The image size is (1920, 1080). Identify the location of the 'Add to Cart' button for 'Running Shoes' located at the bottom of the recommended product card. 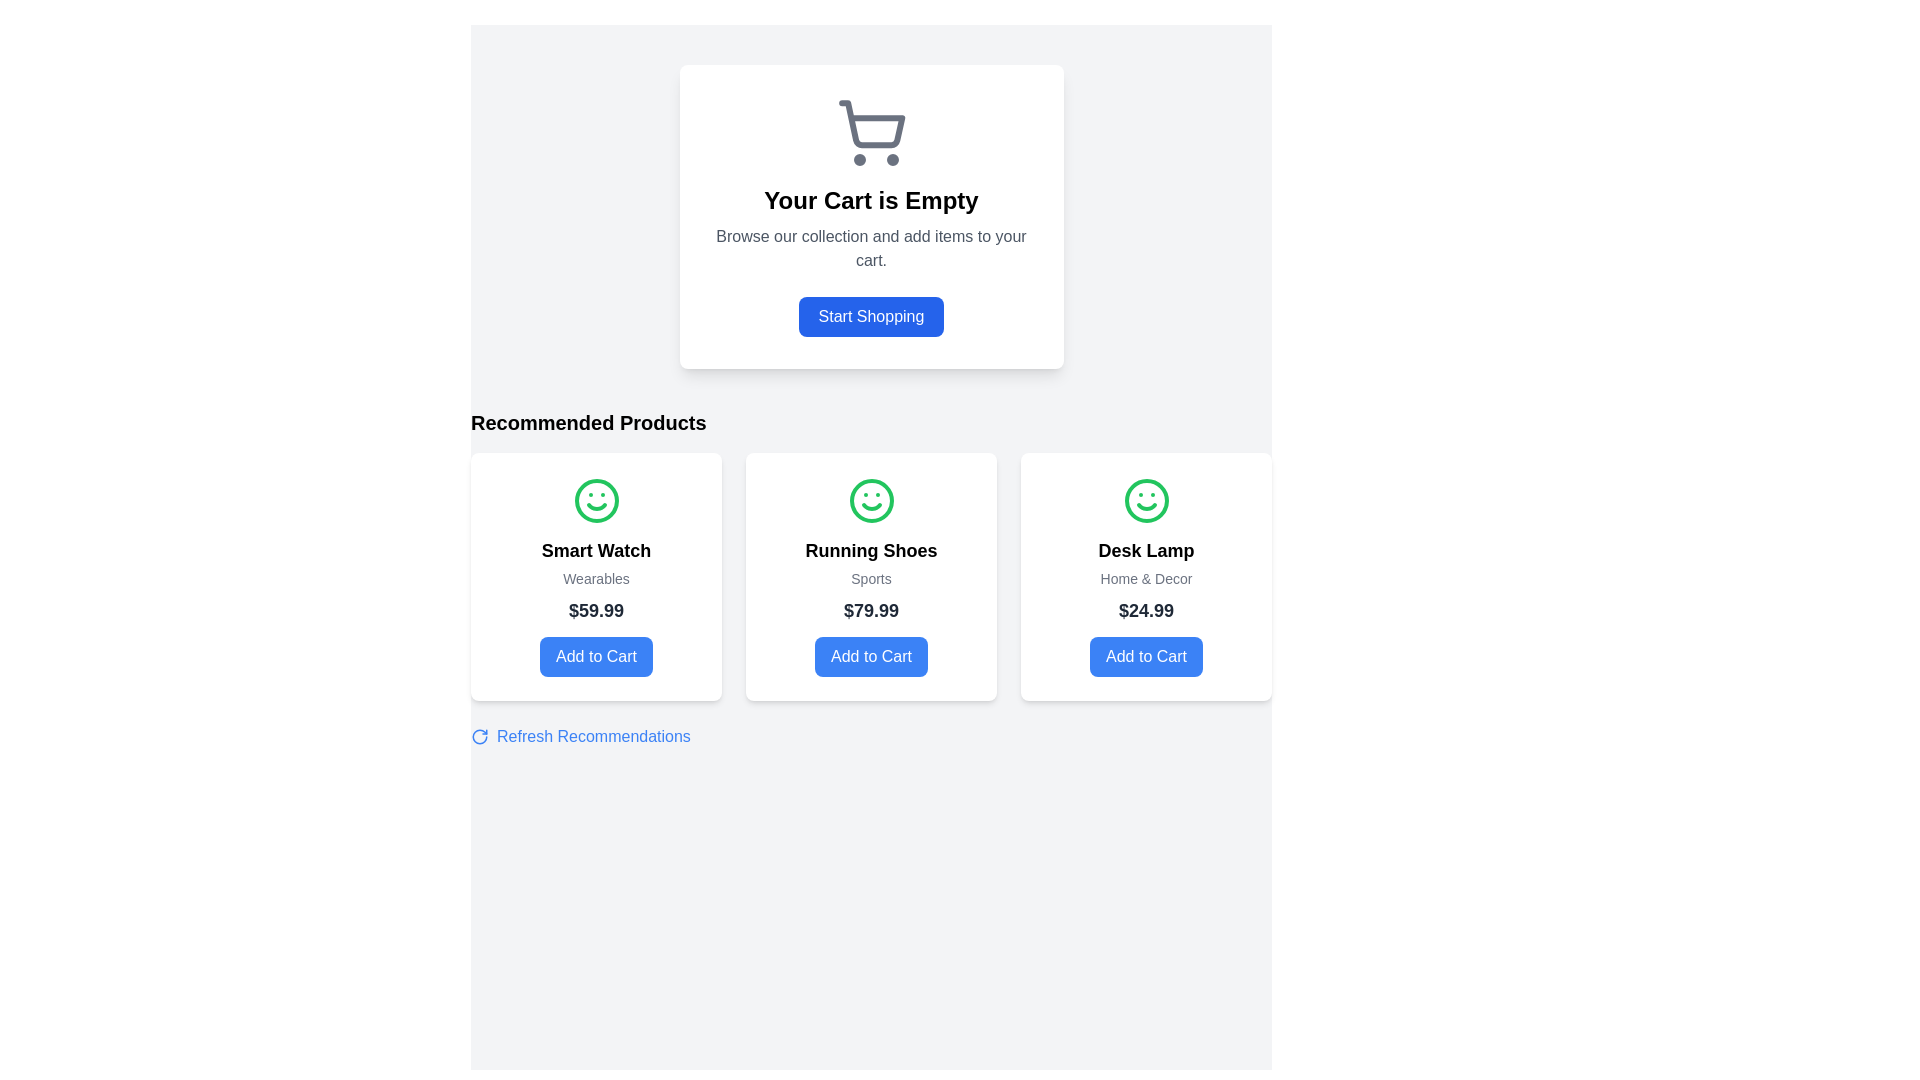
(871, 656).